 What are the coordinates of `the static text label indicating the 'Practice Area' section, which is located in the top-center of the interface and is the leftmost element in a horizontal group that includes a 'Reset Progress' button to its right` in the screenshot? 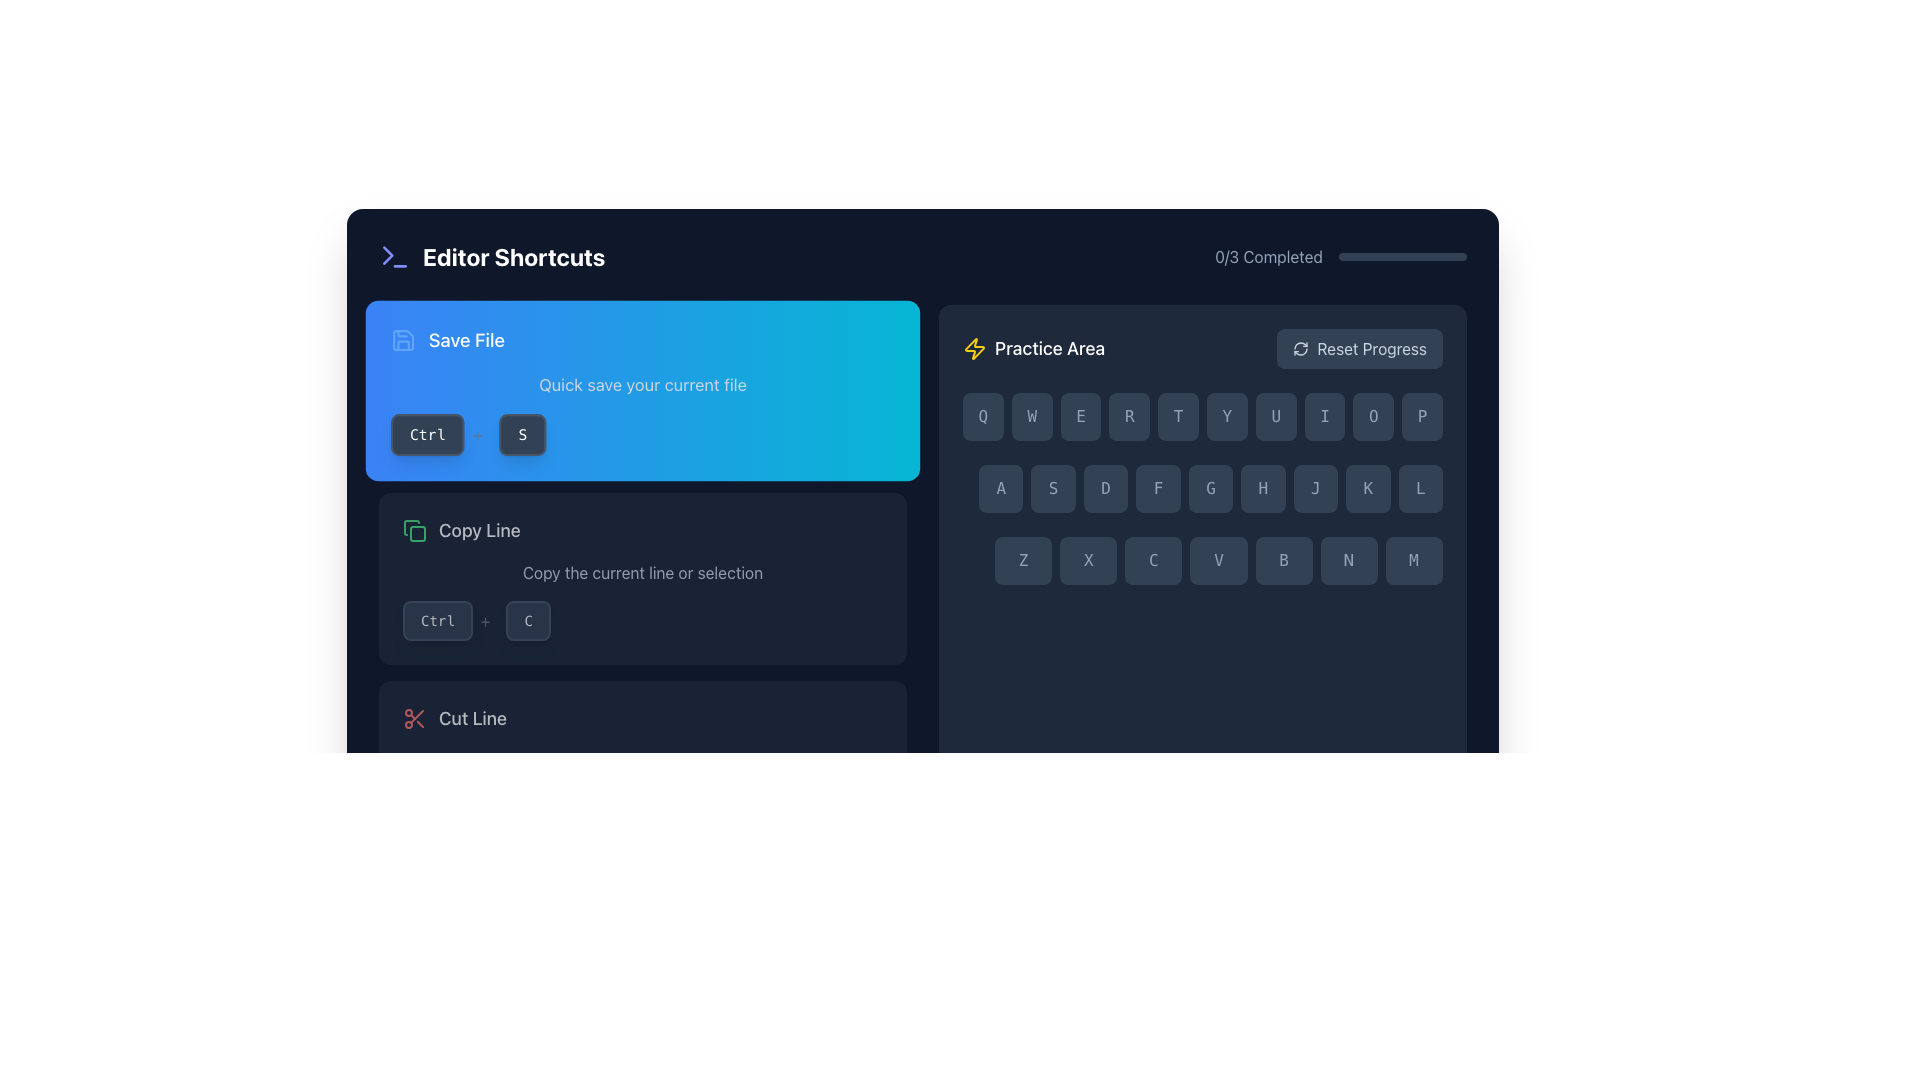 It's located at (1034, 347).